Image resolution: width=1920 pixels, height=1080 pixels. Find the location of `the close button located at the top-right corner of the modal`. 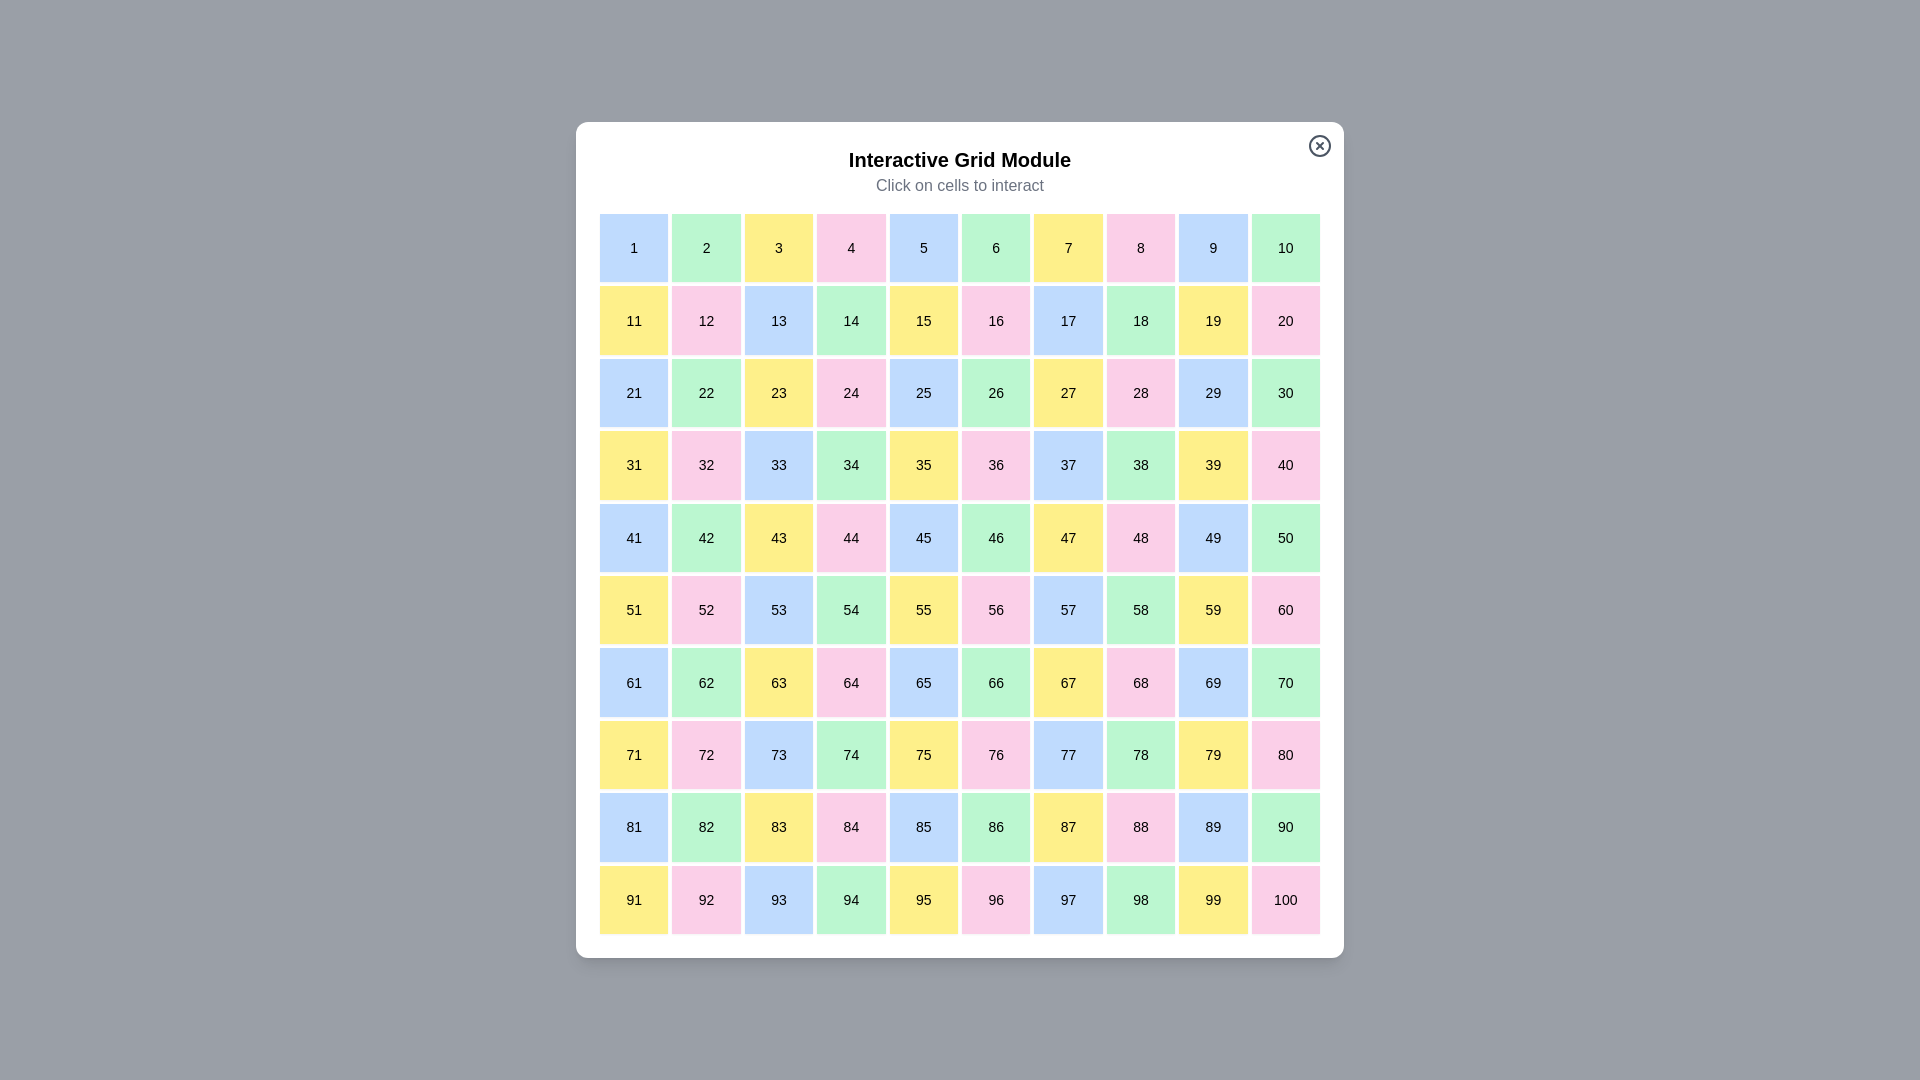

the close button located at the top-right corner of the modal is located at coordinates (1320, 145).